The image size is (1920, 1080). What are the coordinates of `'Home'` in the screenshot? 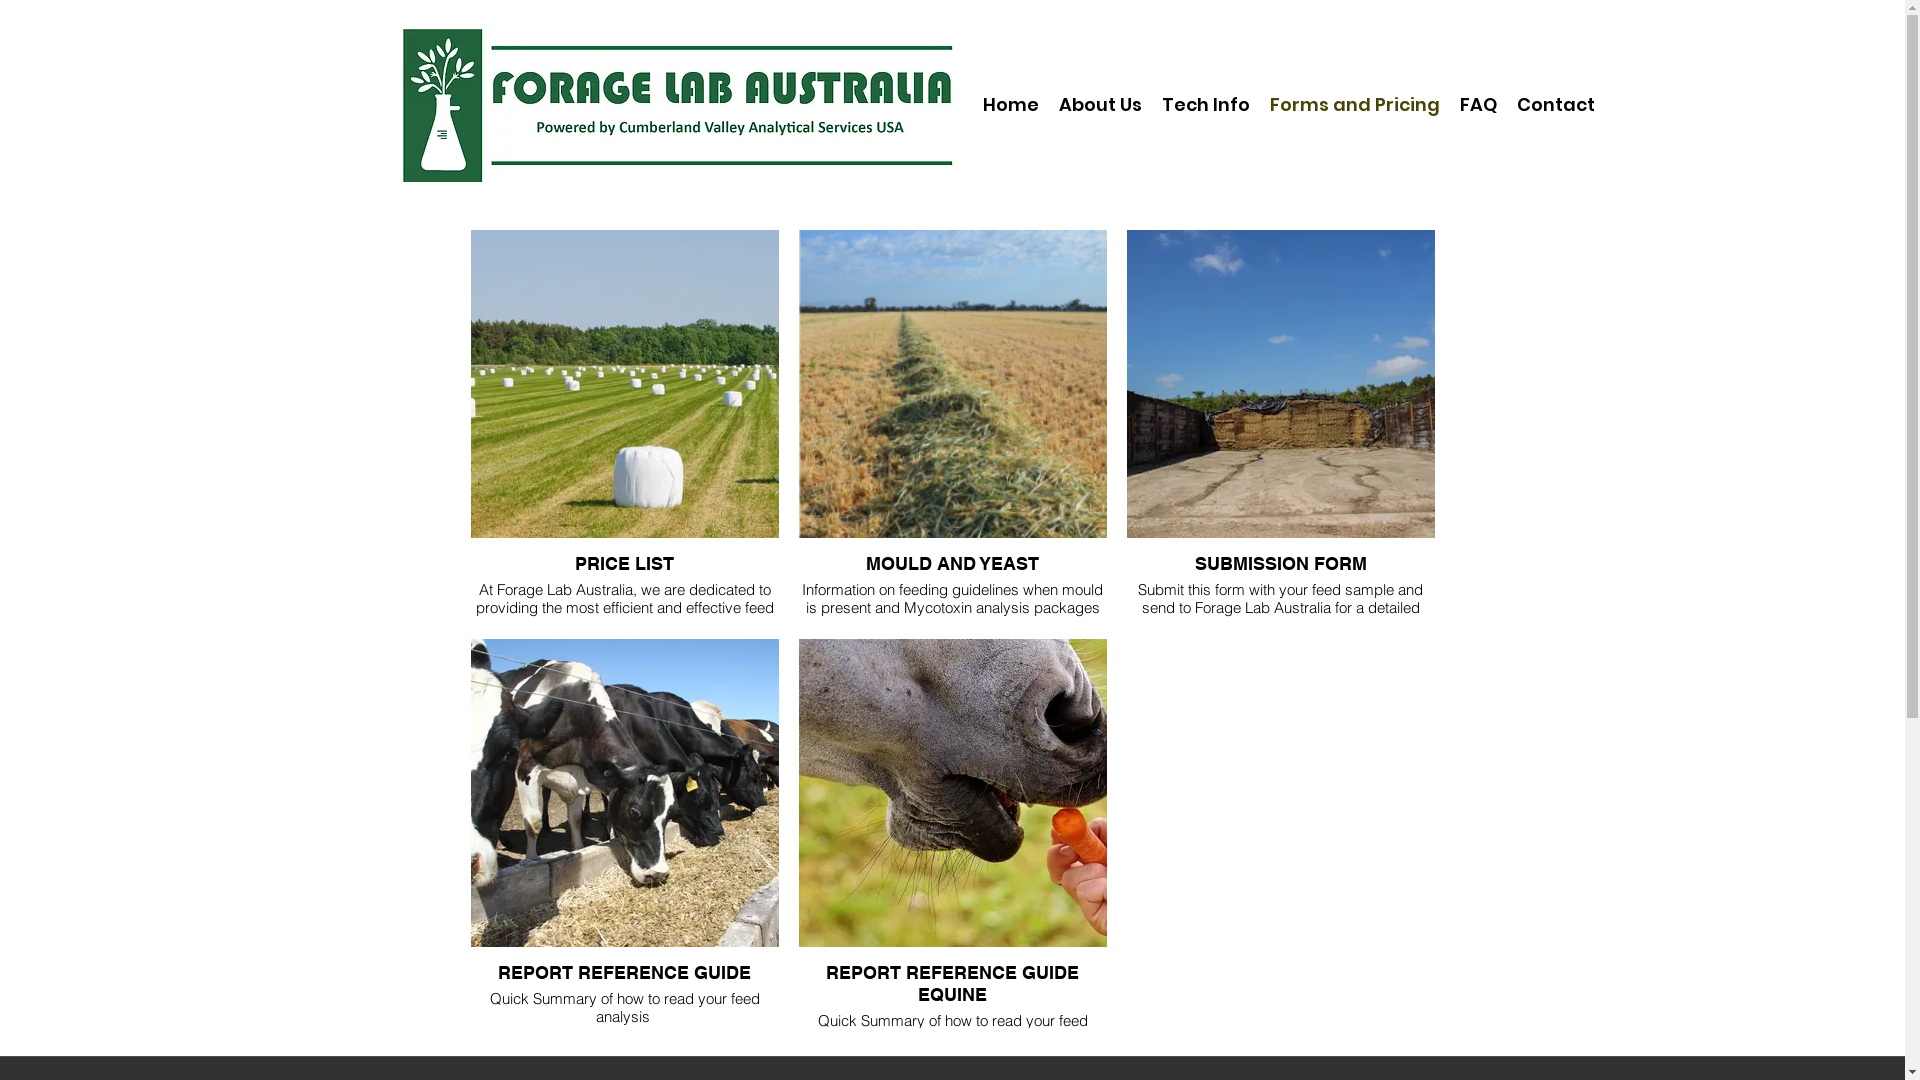 It's located at (1009, 104).